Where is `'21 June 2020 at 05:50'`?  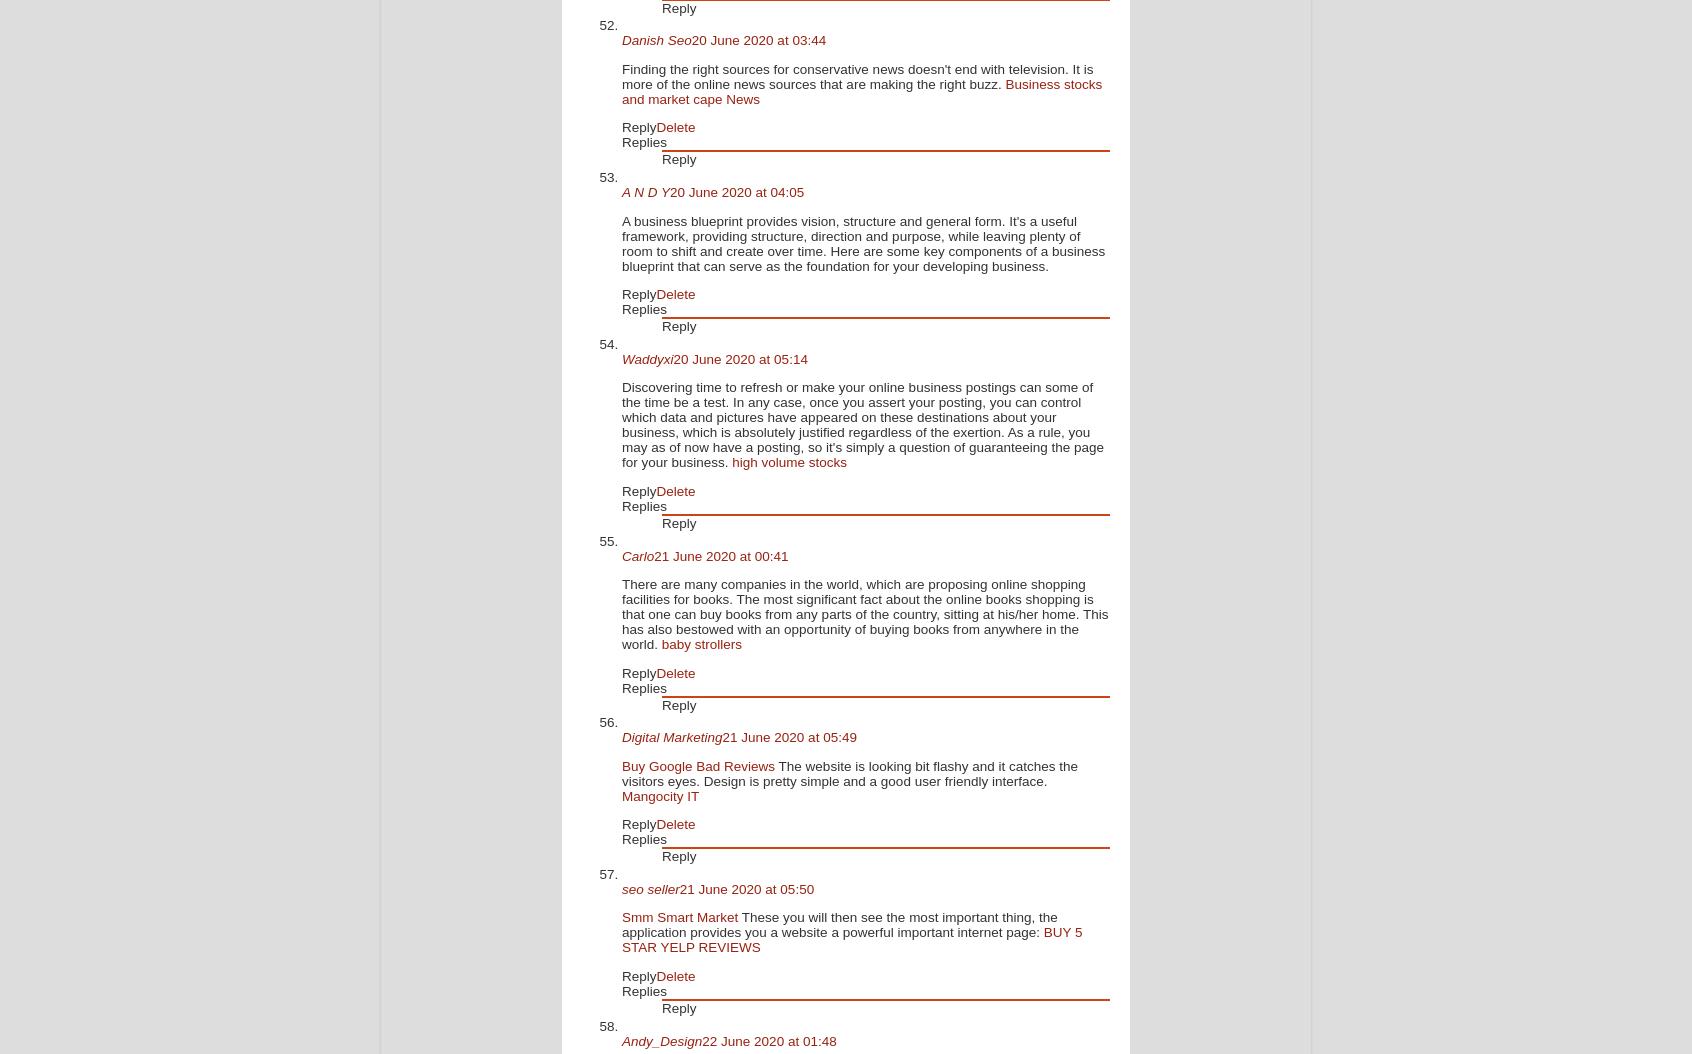 '21 June 2020 at 05:50' is located at coordinates (745, 888).